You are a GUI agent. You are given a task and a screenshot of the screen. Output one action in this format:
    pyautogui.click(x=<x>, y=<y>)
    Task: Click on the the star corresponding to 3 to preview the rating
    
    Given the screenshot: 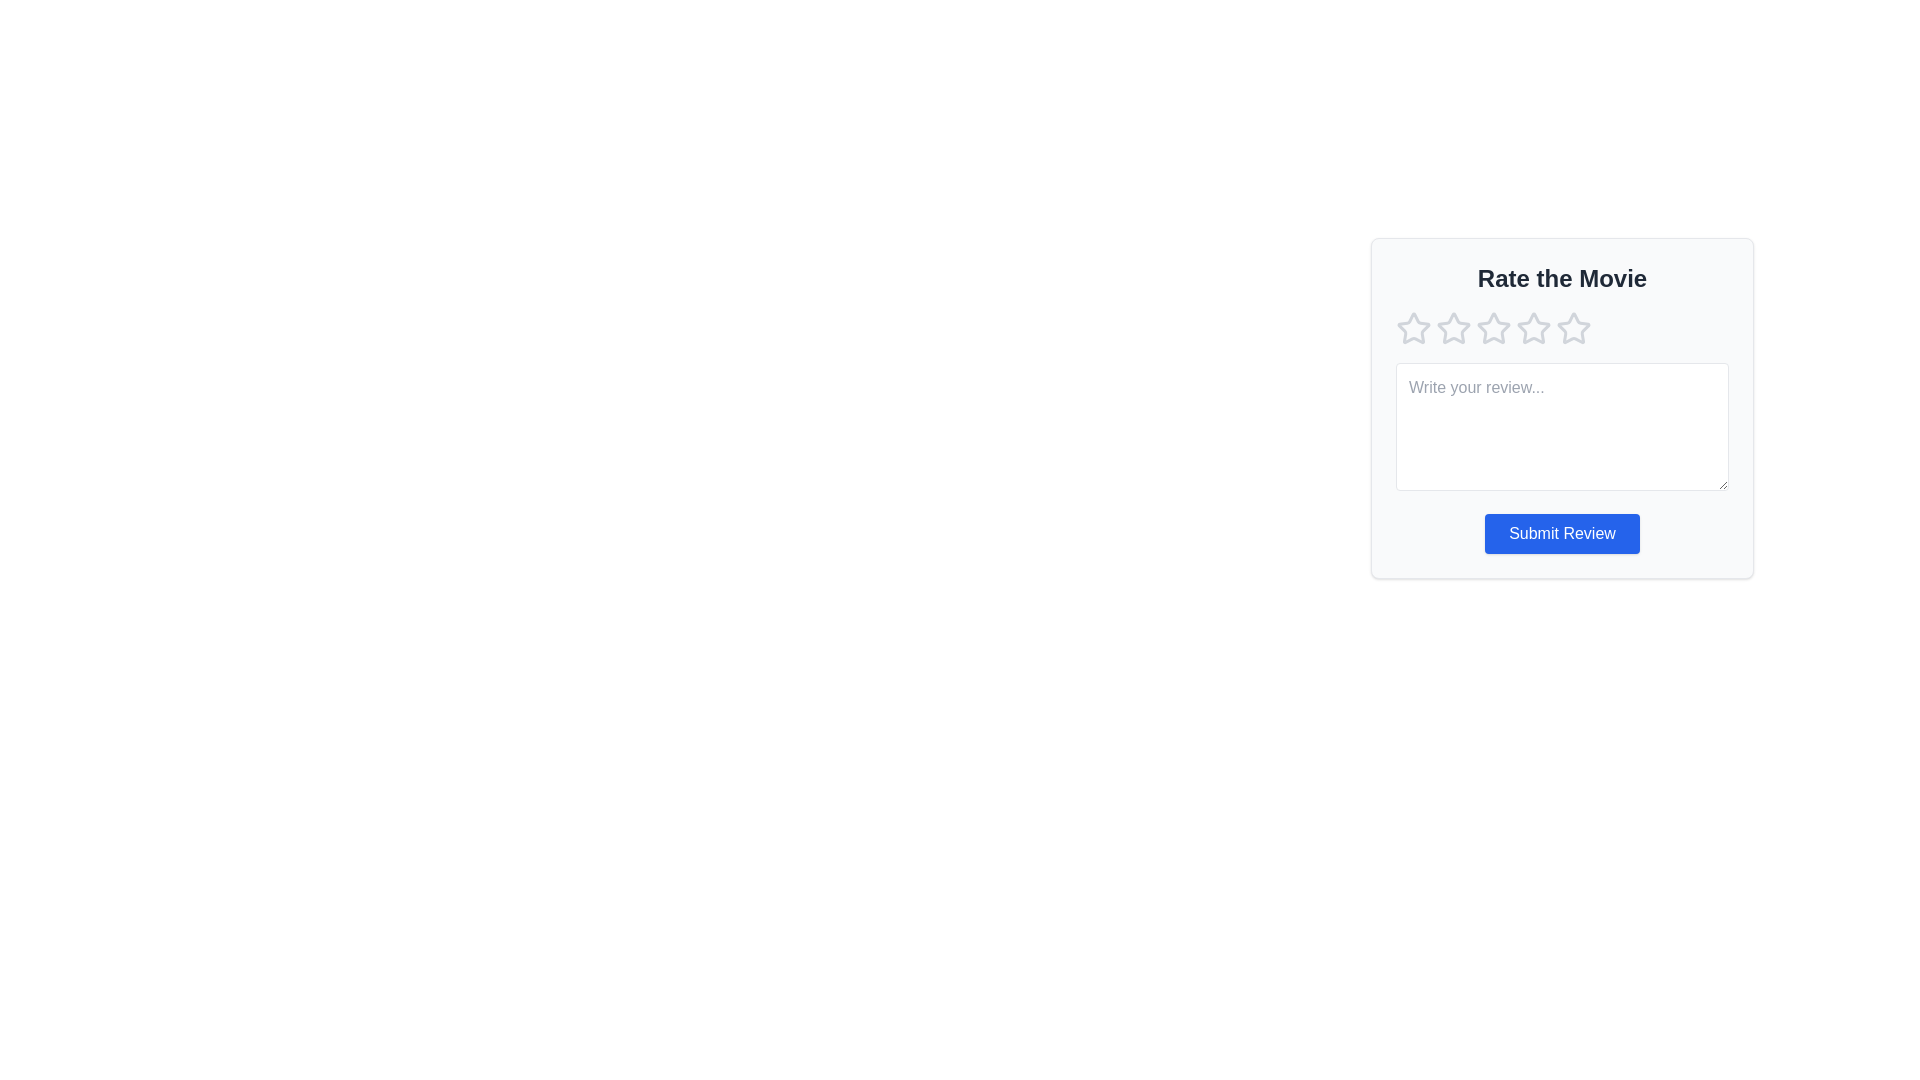 What is the action you would take?
    pyautogui.click(x=1493, y=327)
    